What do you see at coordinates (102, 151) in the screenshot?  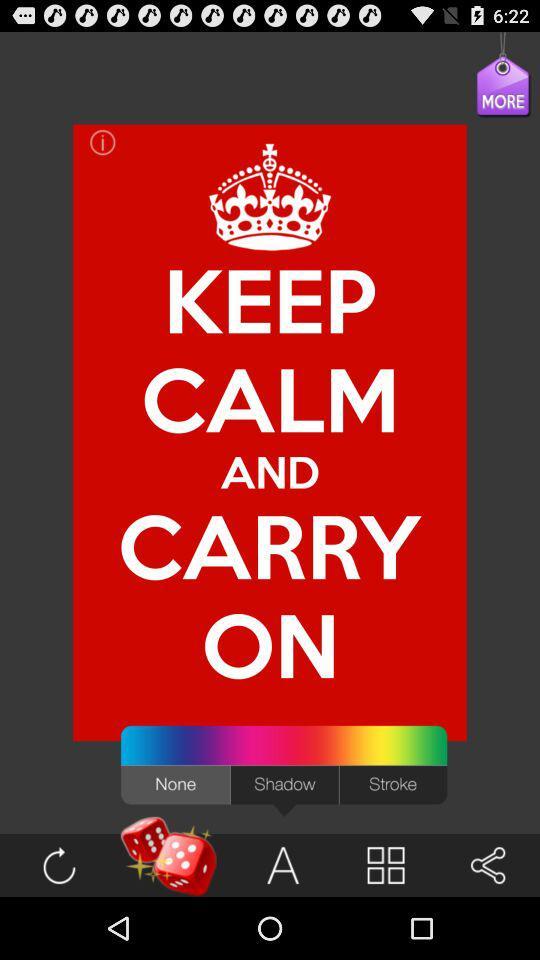 I see `the info icon` at bounding box center [102, 151].